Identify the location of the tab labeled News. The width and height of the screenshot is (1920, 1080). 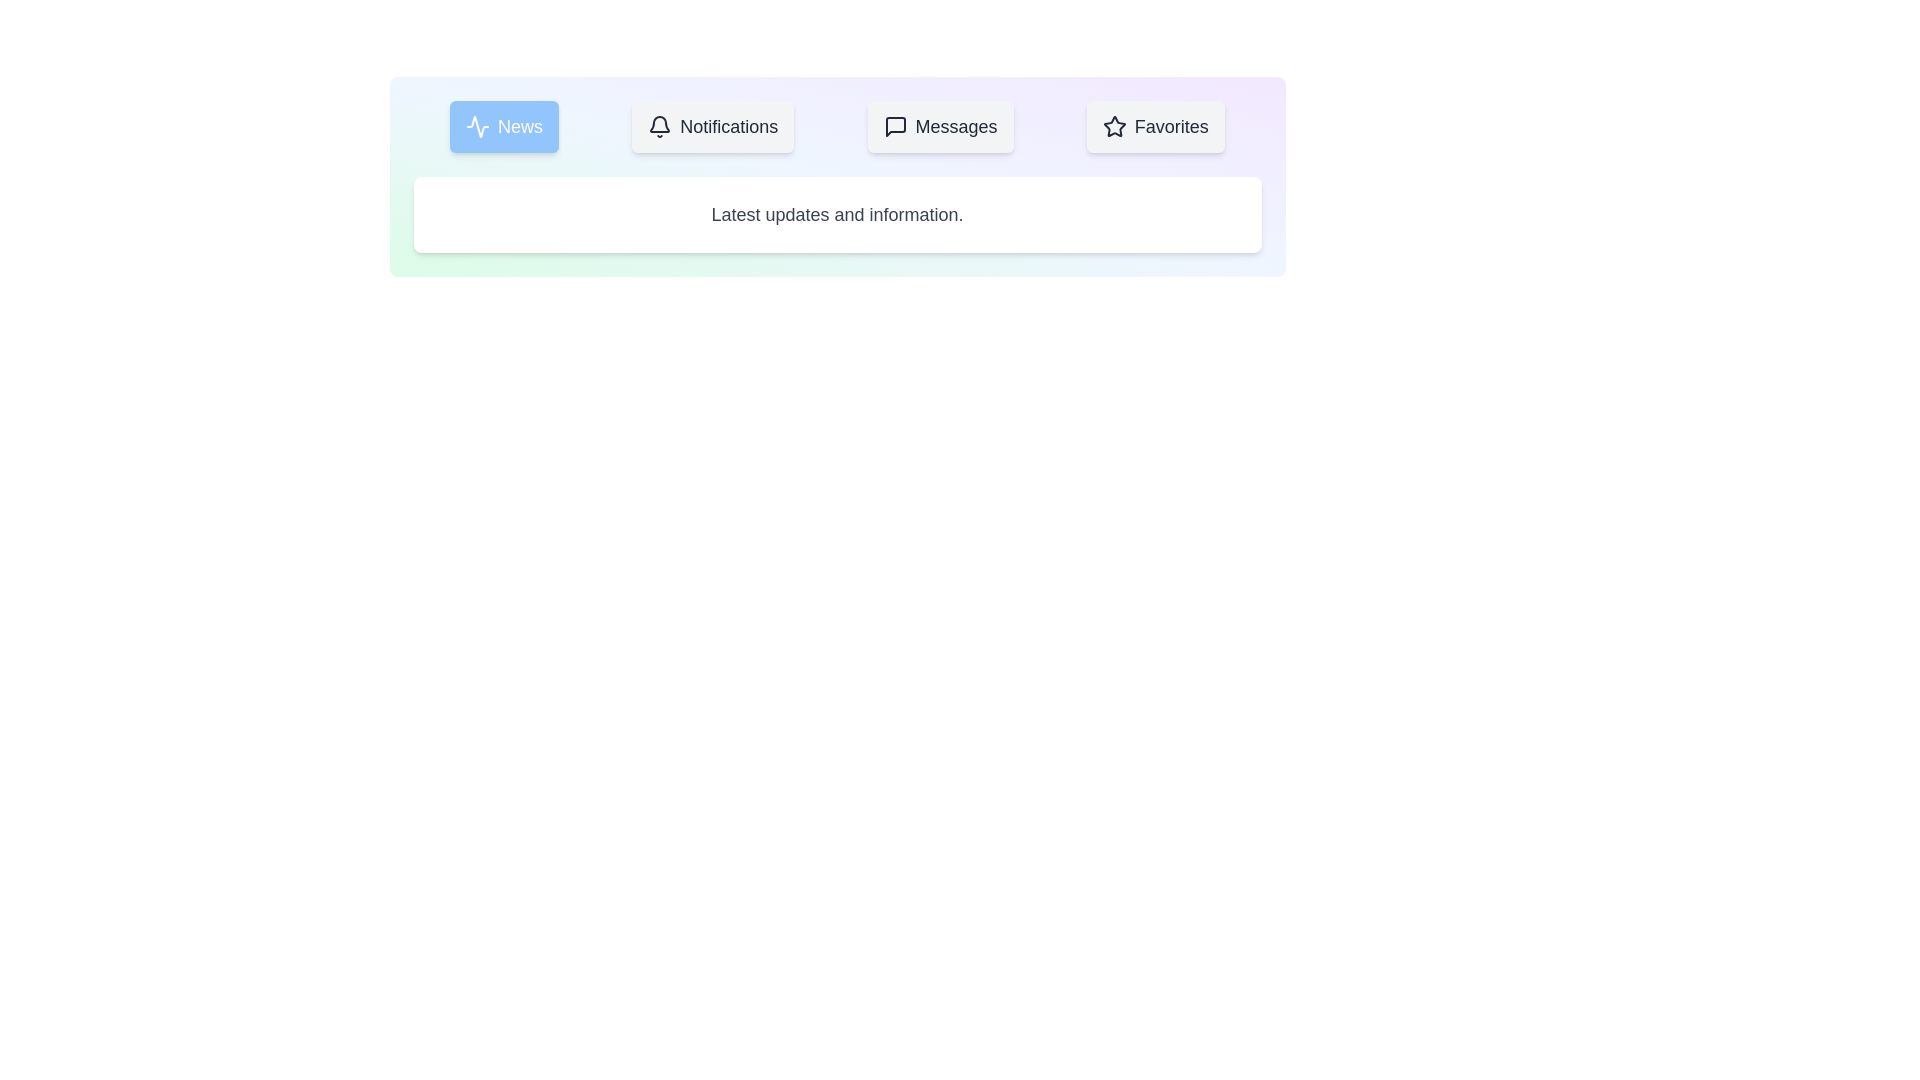
(504, 127).